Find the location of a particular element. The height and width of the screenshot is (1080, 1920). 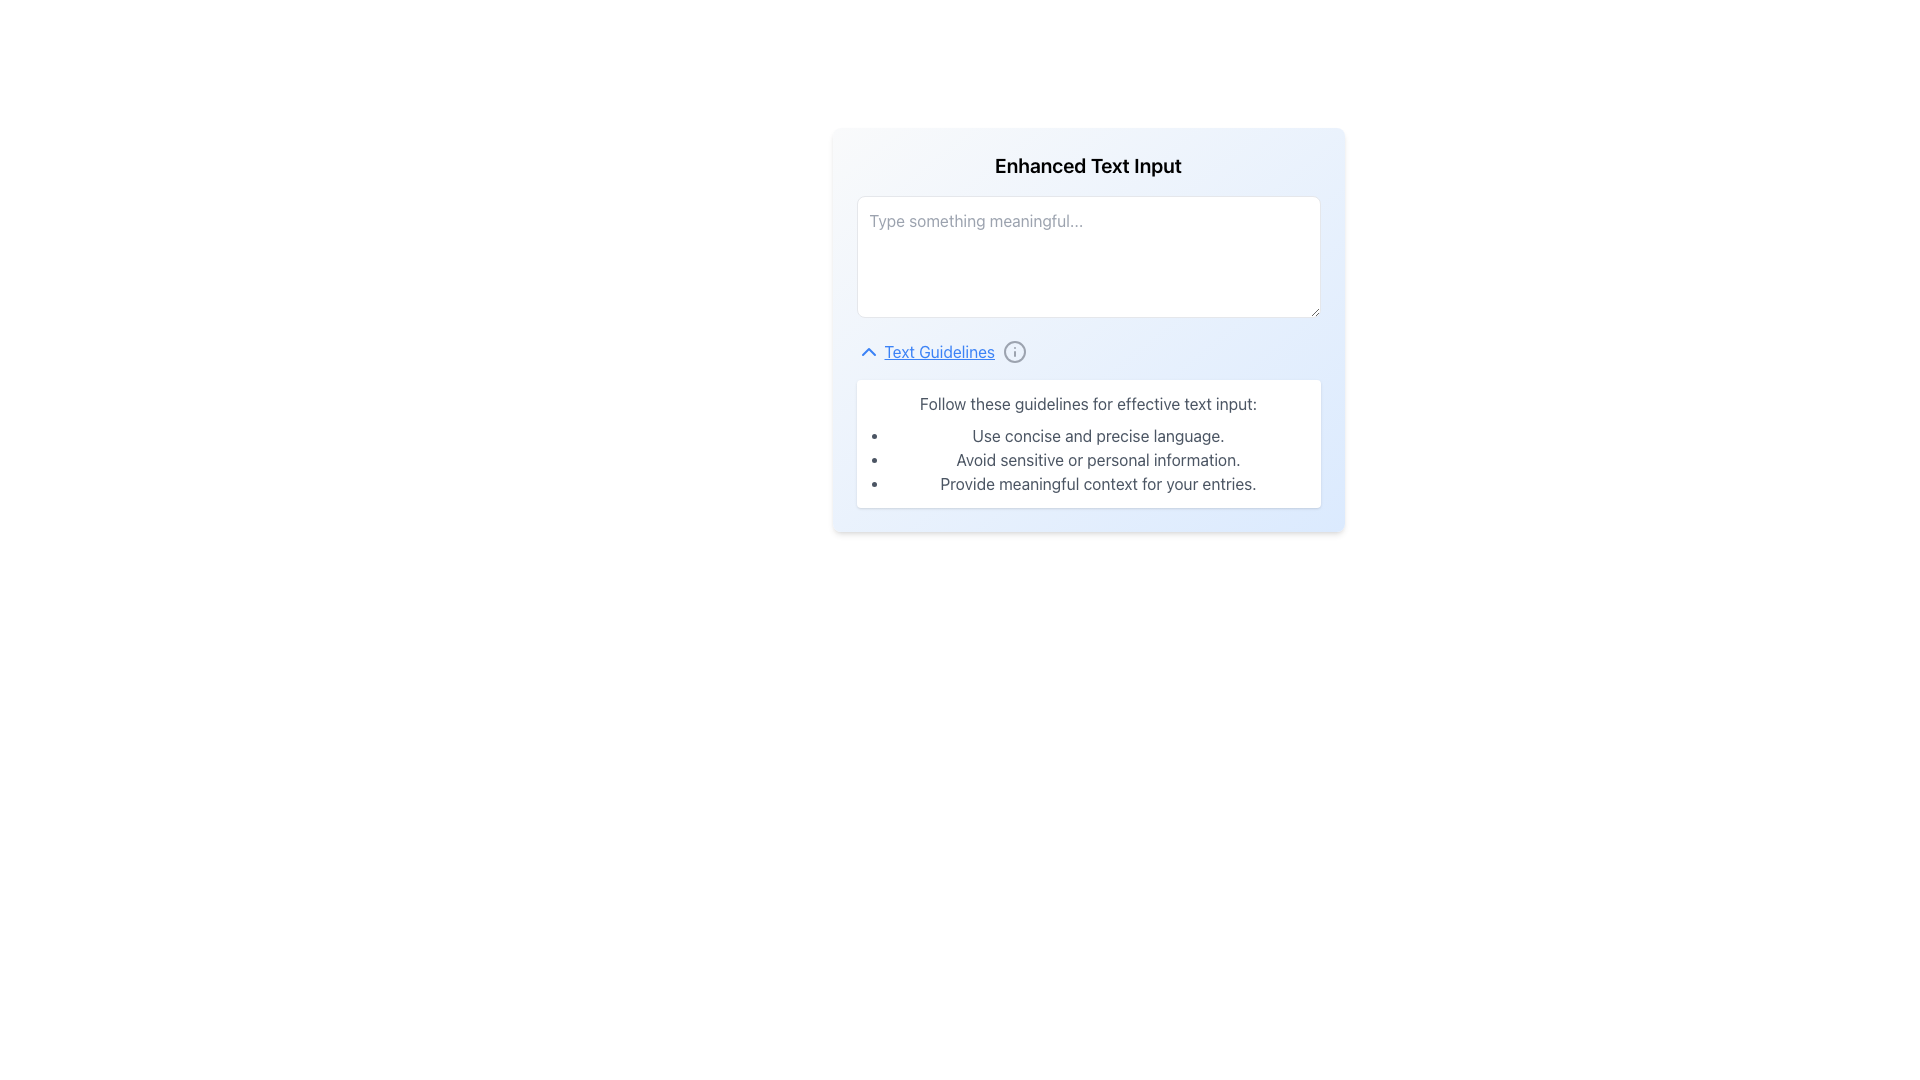

header text which displays 'Enhanced Text Input' prominently in bold at the top of the section is located at coordinates (1087, 164).